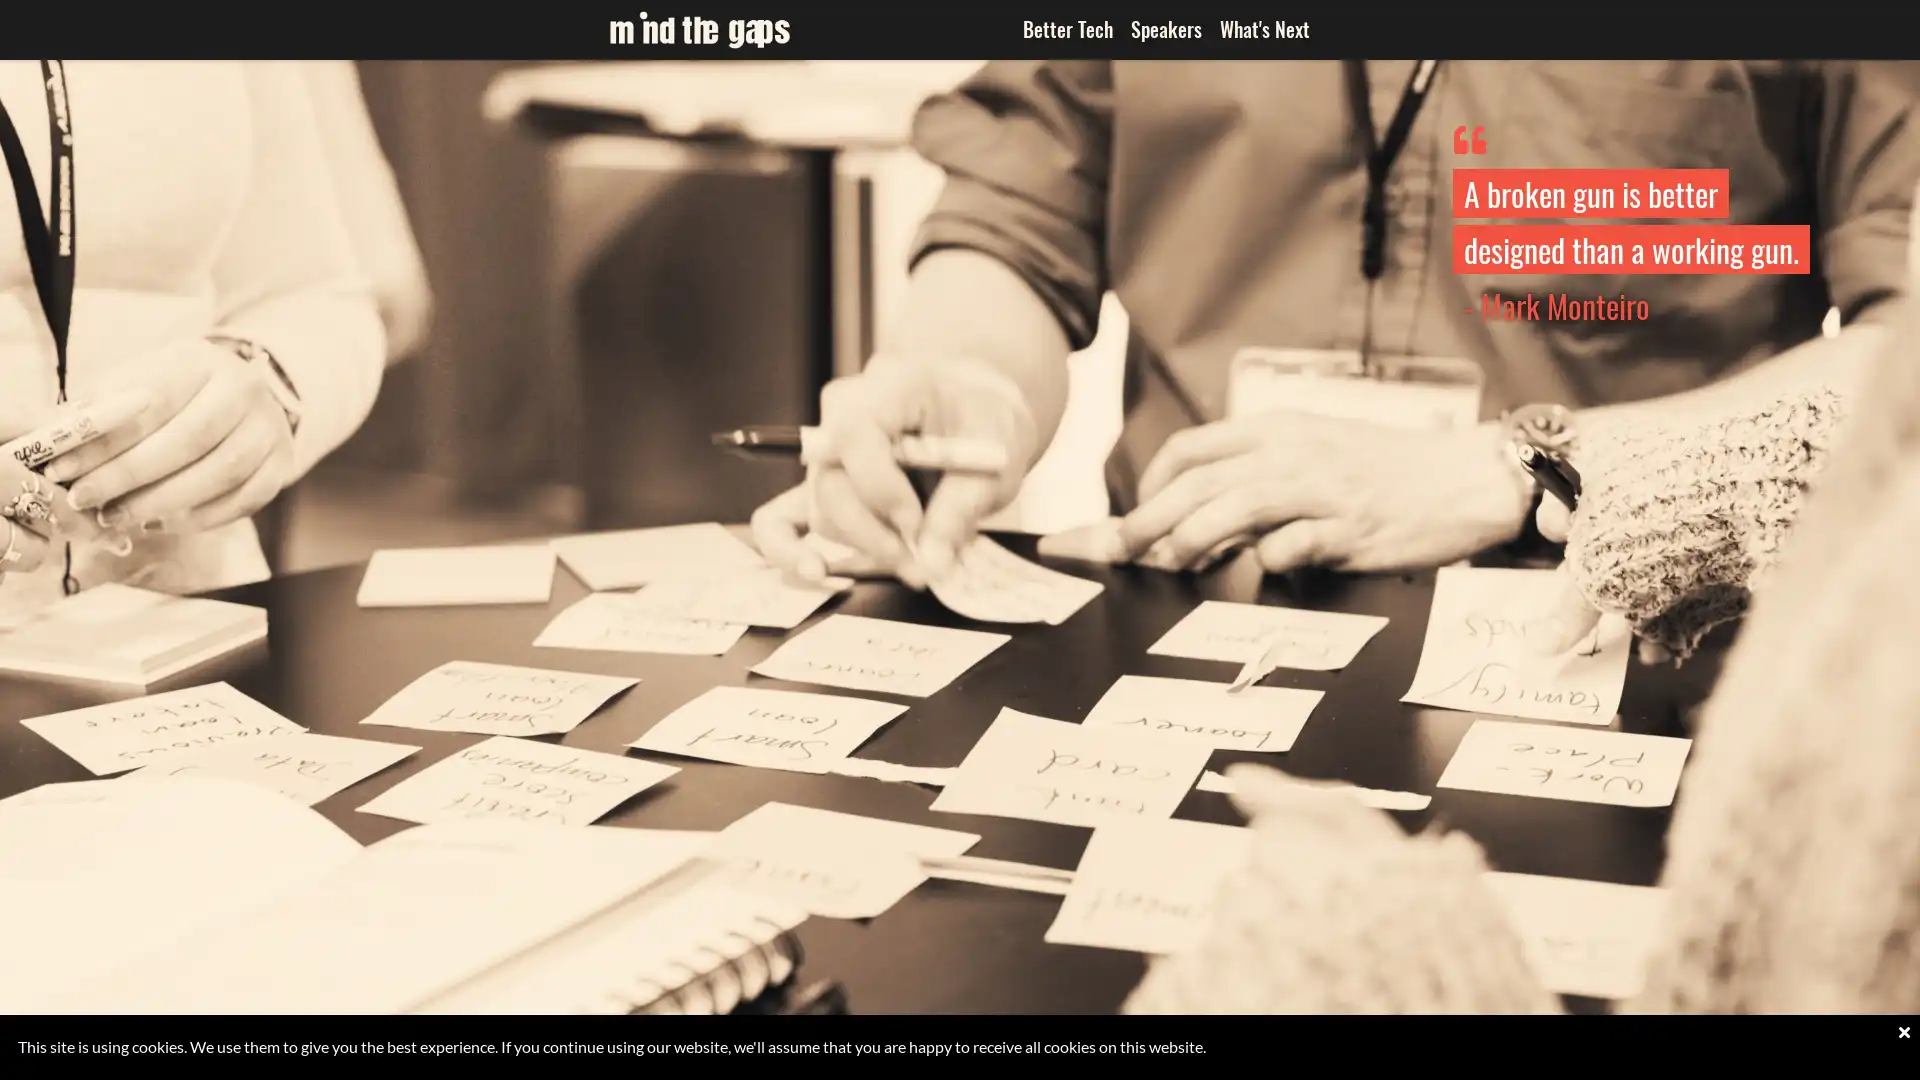 This screenshot has height=1080, width=1920. Describe the element at coordinates (989, 1058) in the screenshot. I see `4` at that location.